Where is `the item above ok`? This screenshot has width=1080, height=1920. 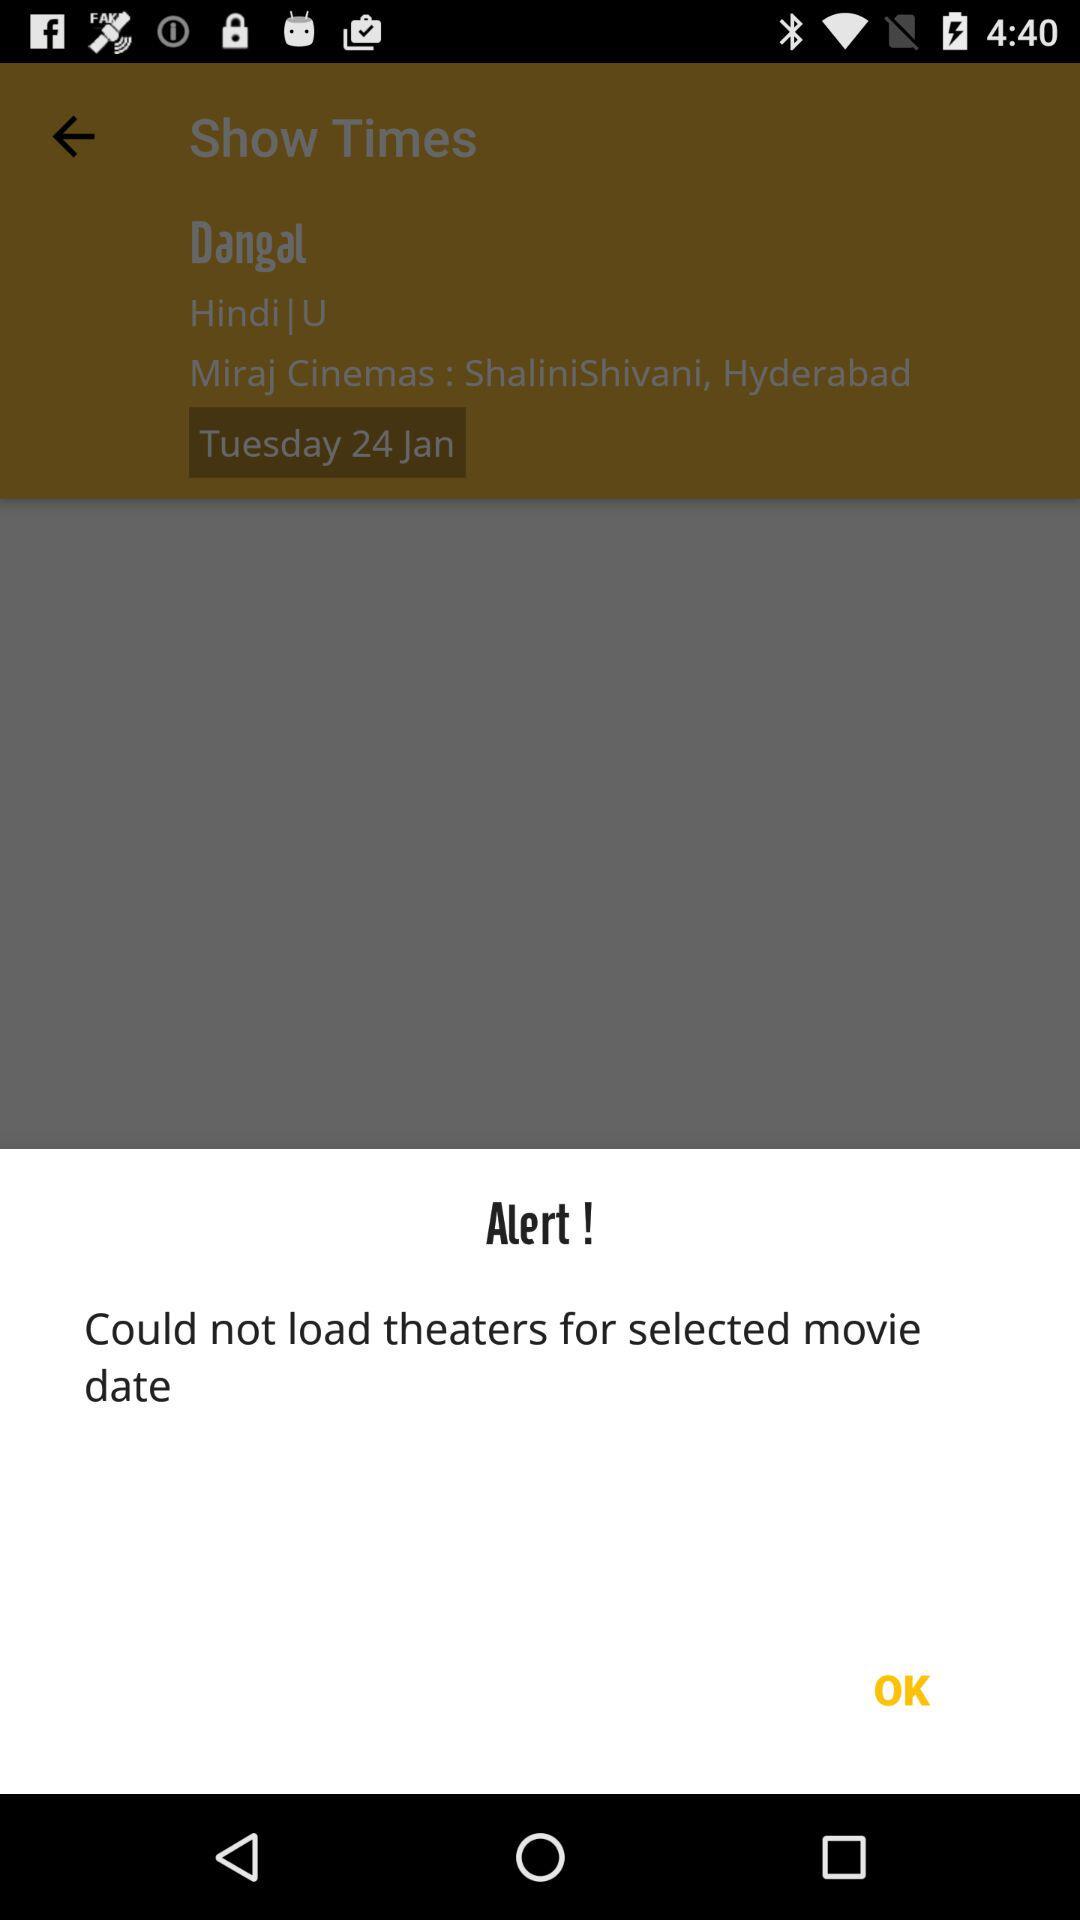
the item above ok is located at coordinates (540, 1441).